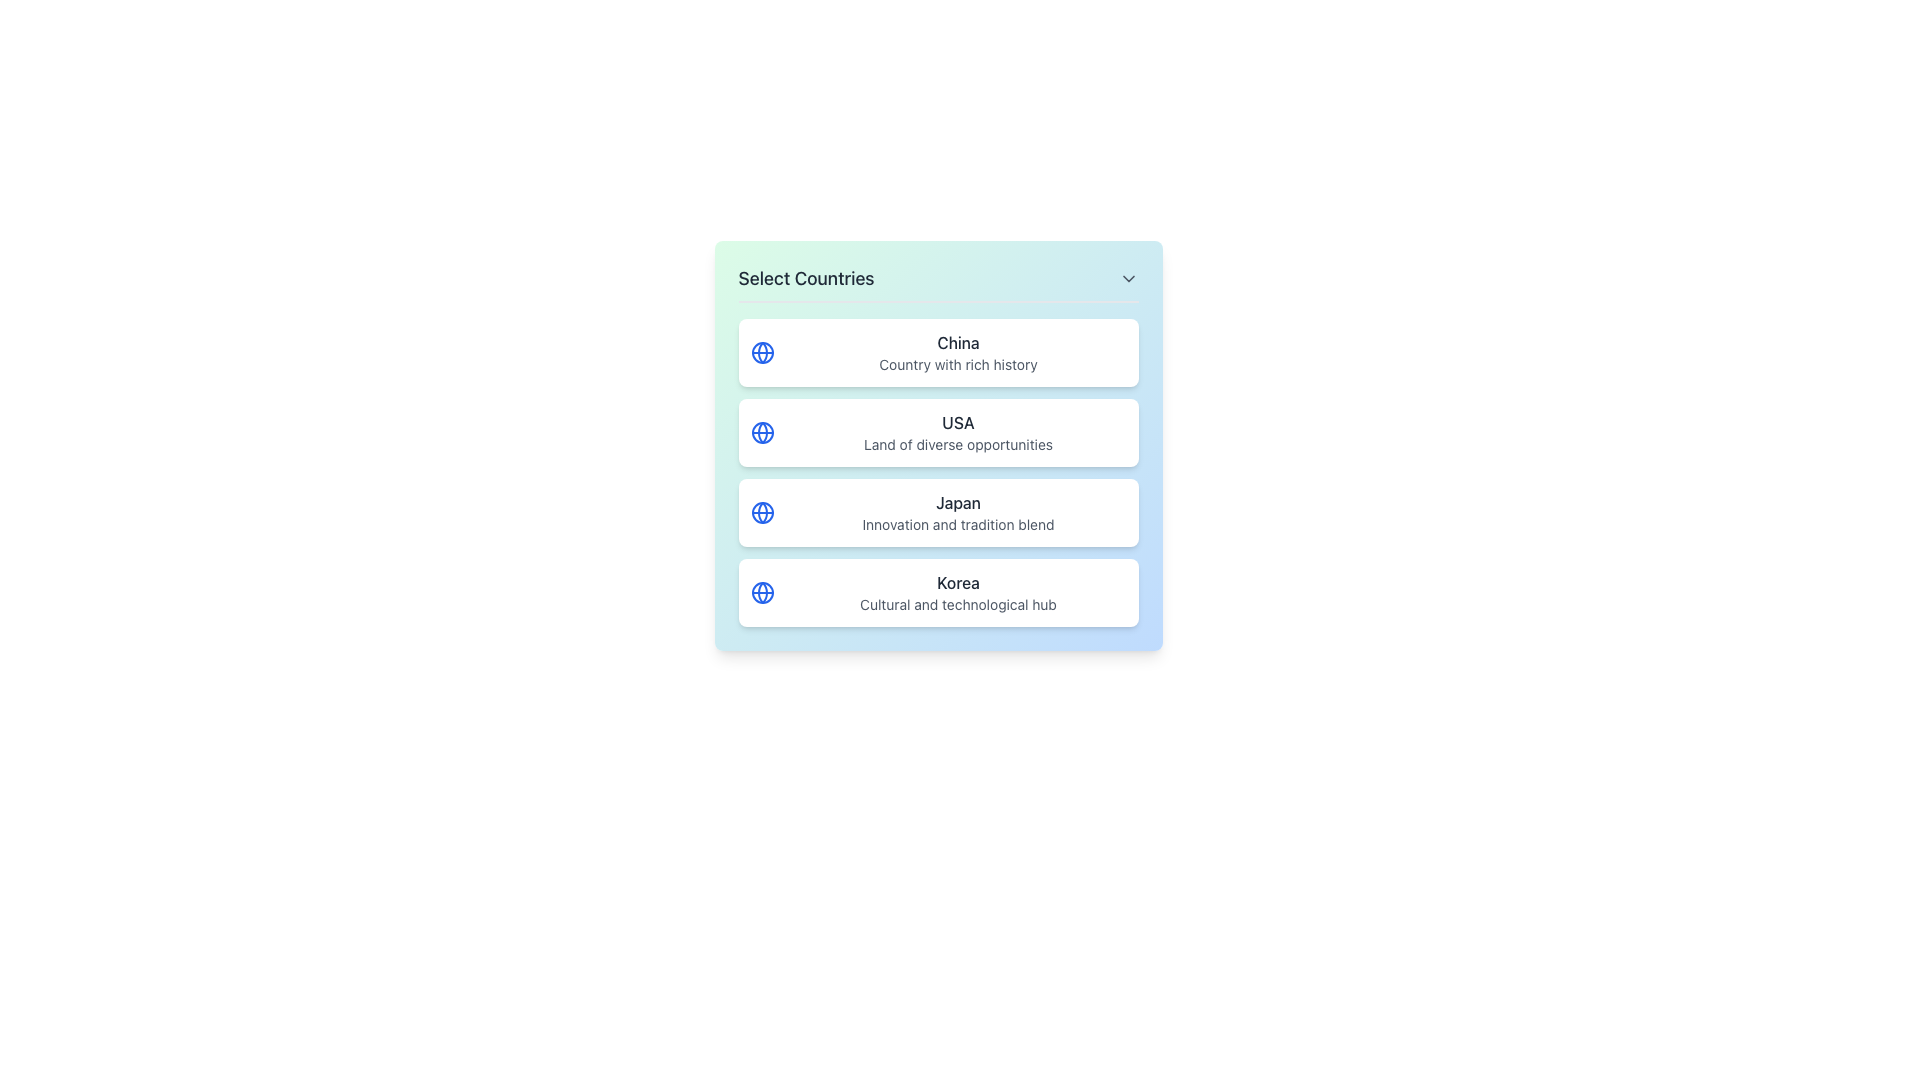 The image size is (1920, 1080). What do you see at coordinates (957, 592) in the screenshot?
I see `the selectable option for the country 'Korea' which is displayed in the light blue section labeled 'Select Countries'` at bounding box center [957, 592].